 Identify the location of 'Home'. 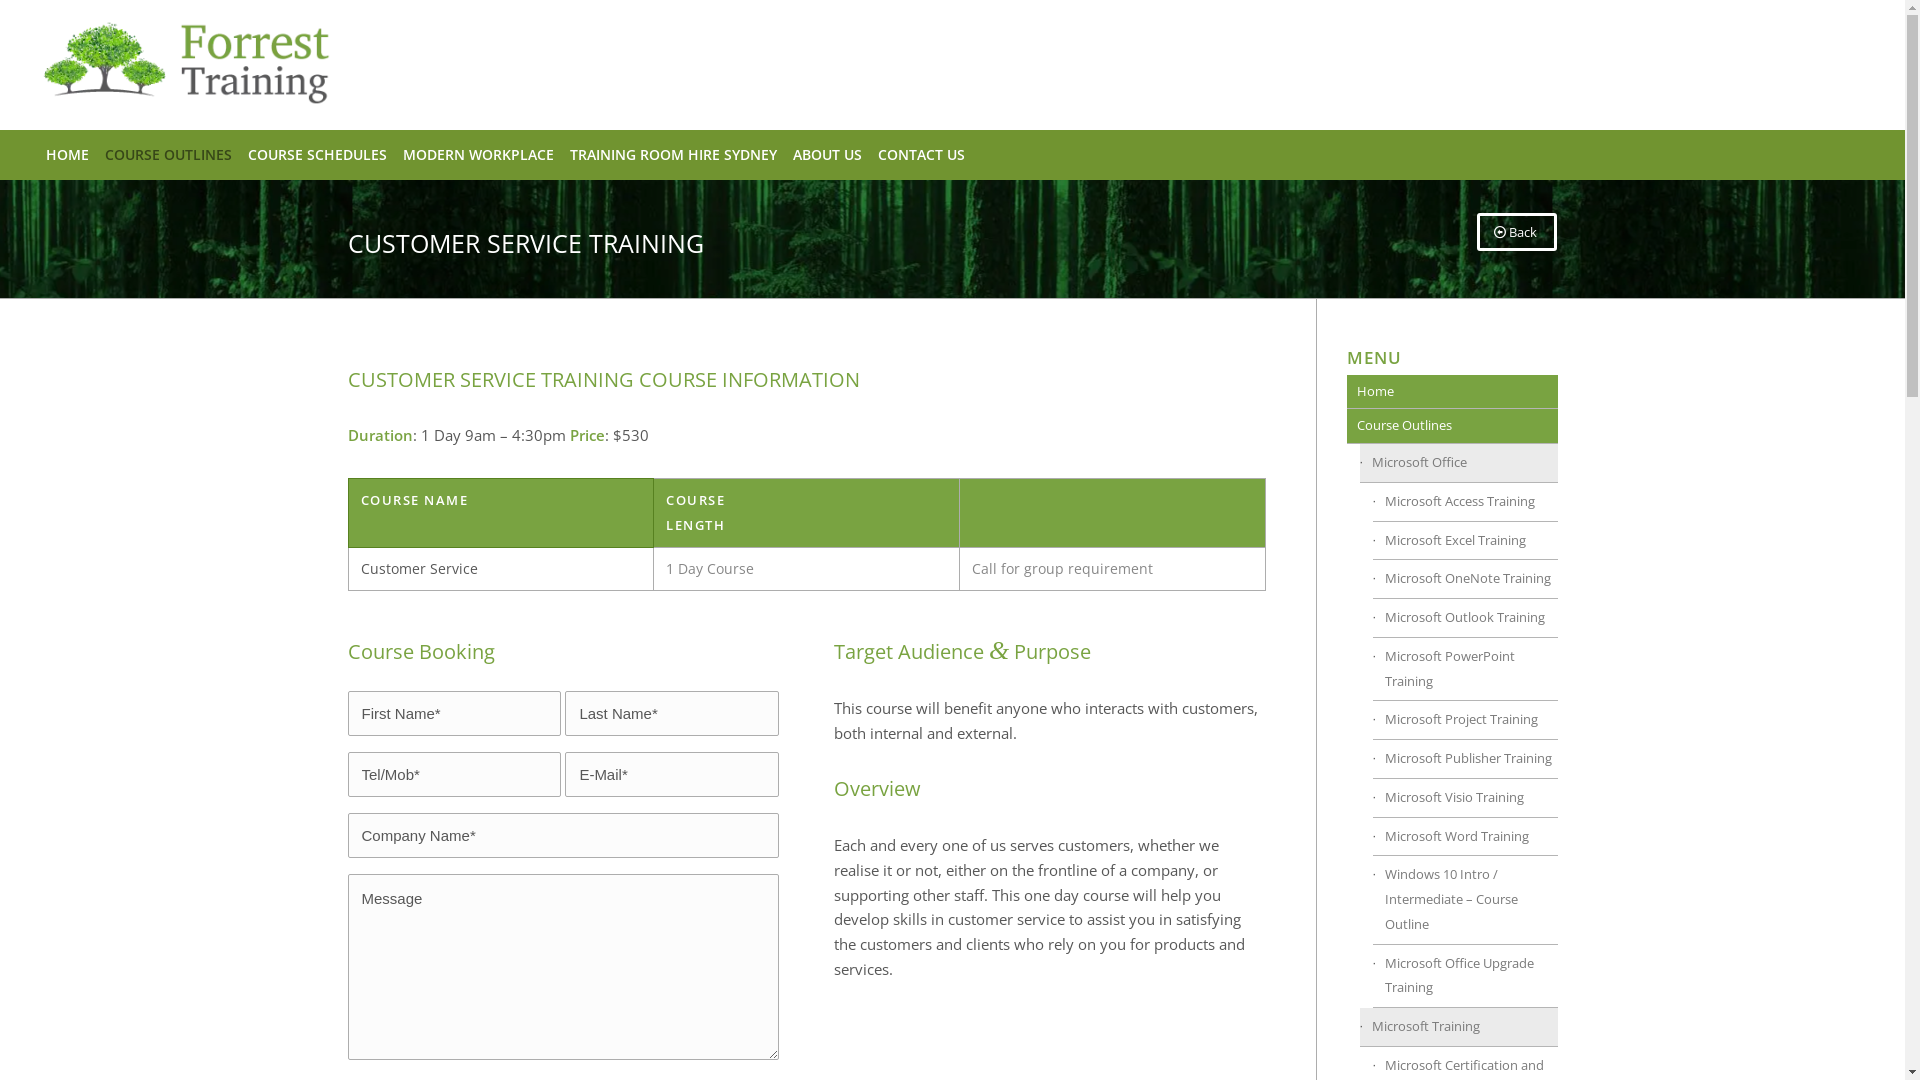
(1451, 392).